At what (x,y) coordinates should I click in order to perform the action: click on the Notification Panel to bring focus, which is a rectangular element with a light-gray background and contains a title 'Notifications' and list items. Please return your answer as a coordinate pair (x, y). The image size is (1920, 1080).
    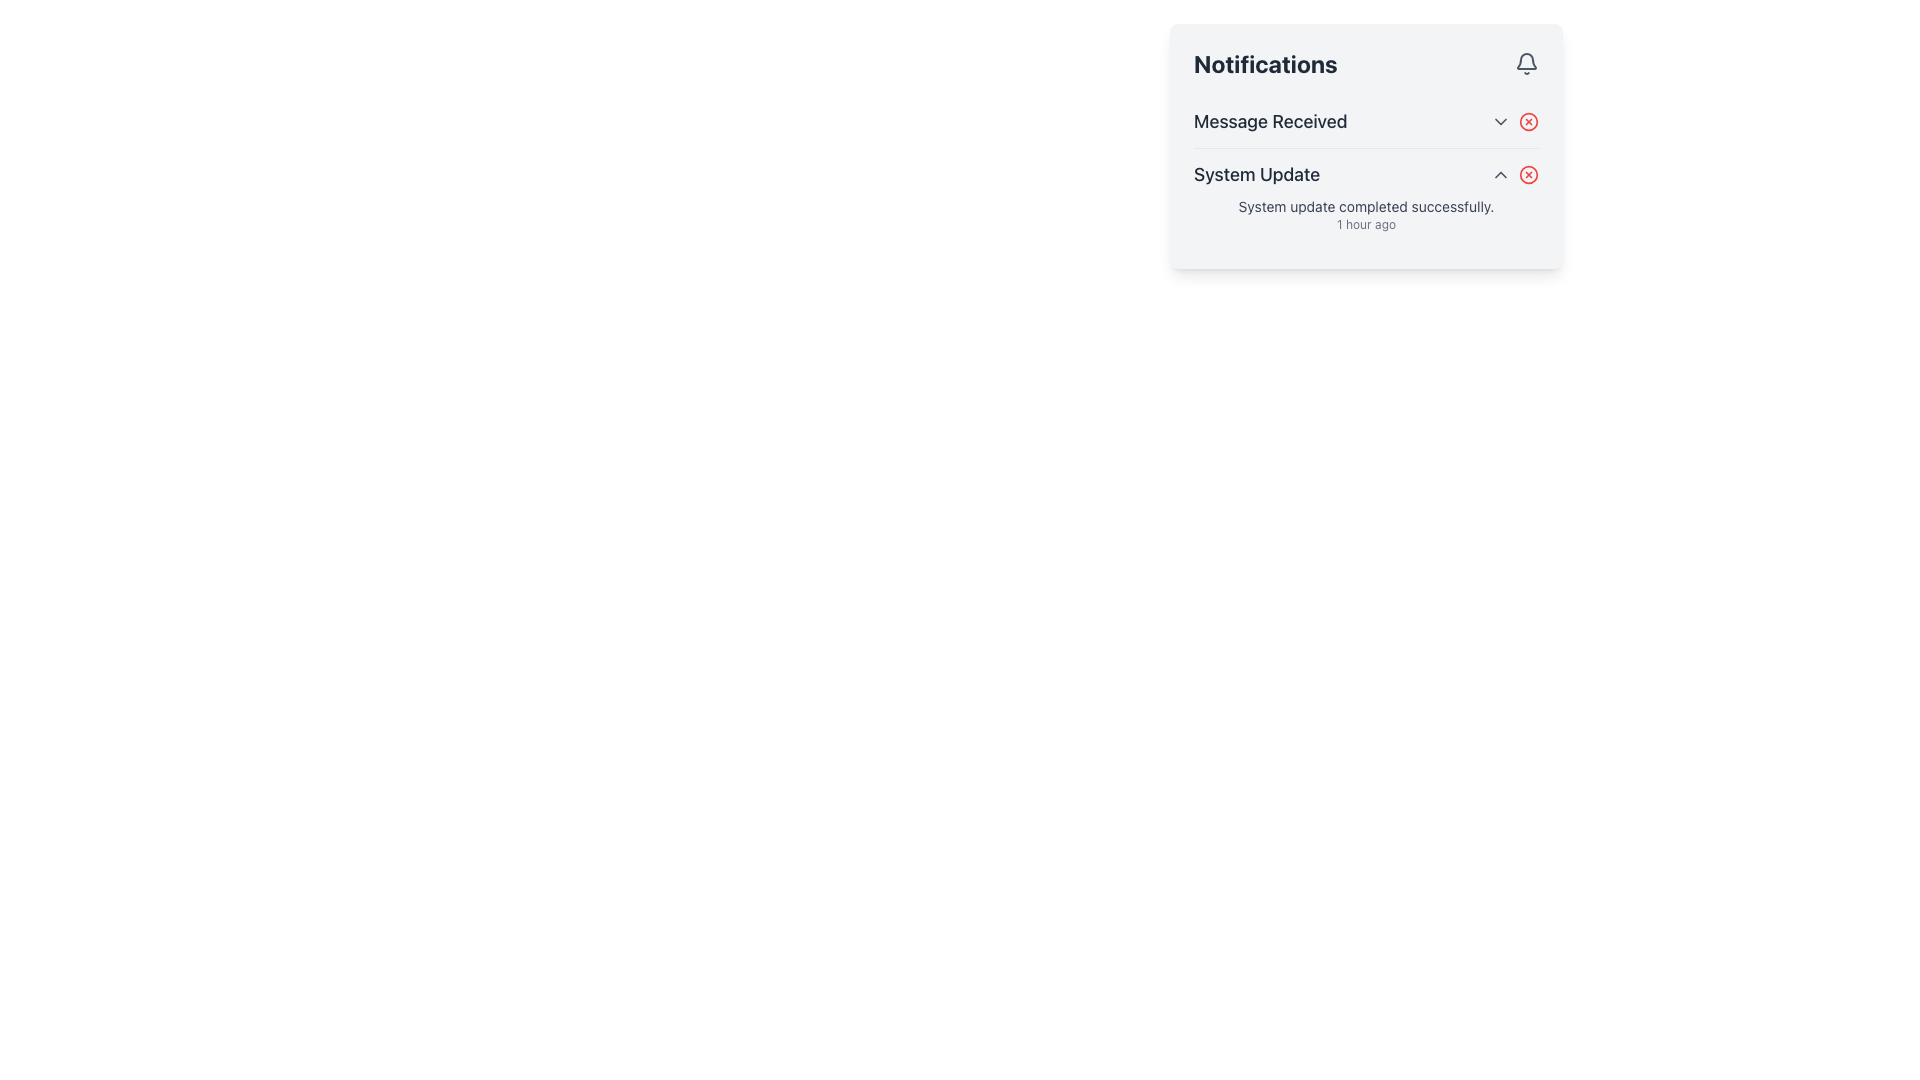
    Looking at the image, I should click on (1365, 145).